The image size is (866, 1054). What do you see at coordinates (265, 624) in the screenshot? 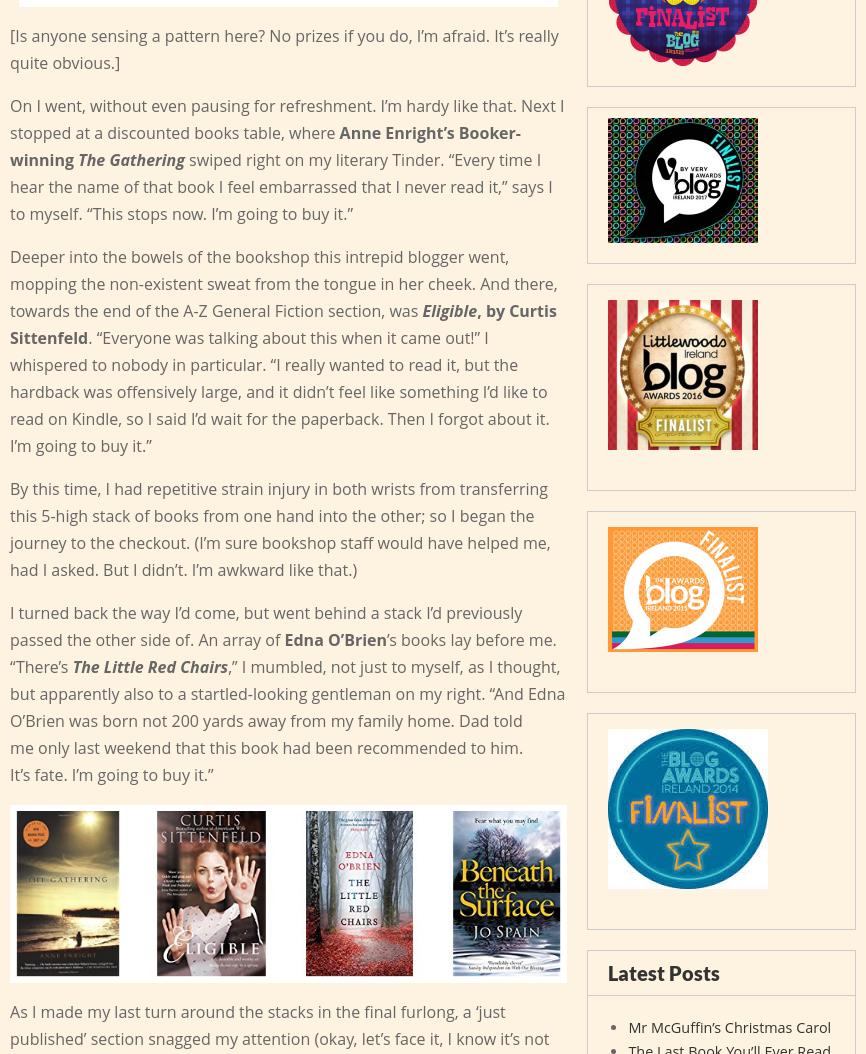
I see `'I turned back the way I’d come, but went behind a stack I’d previously passed the other side of. An array of'` at bounding box center [265, 624].